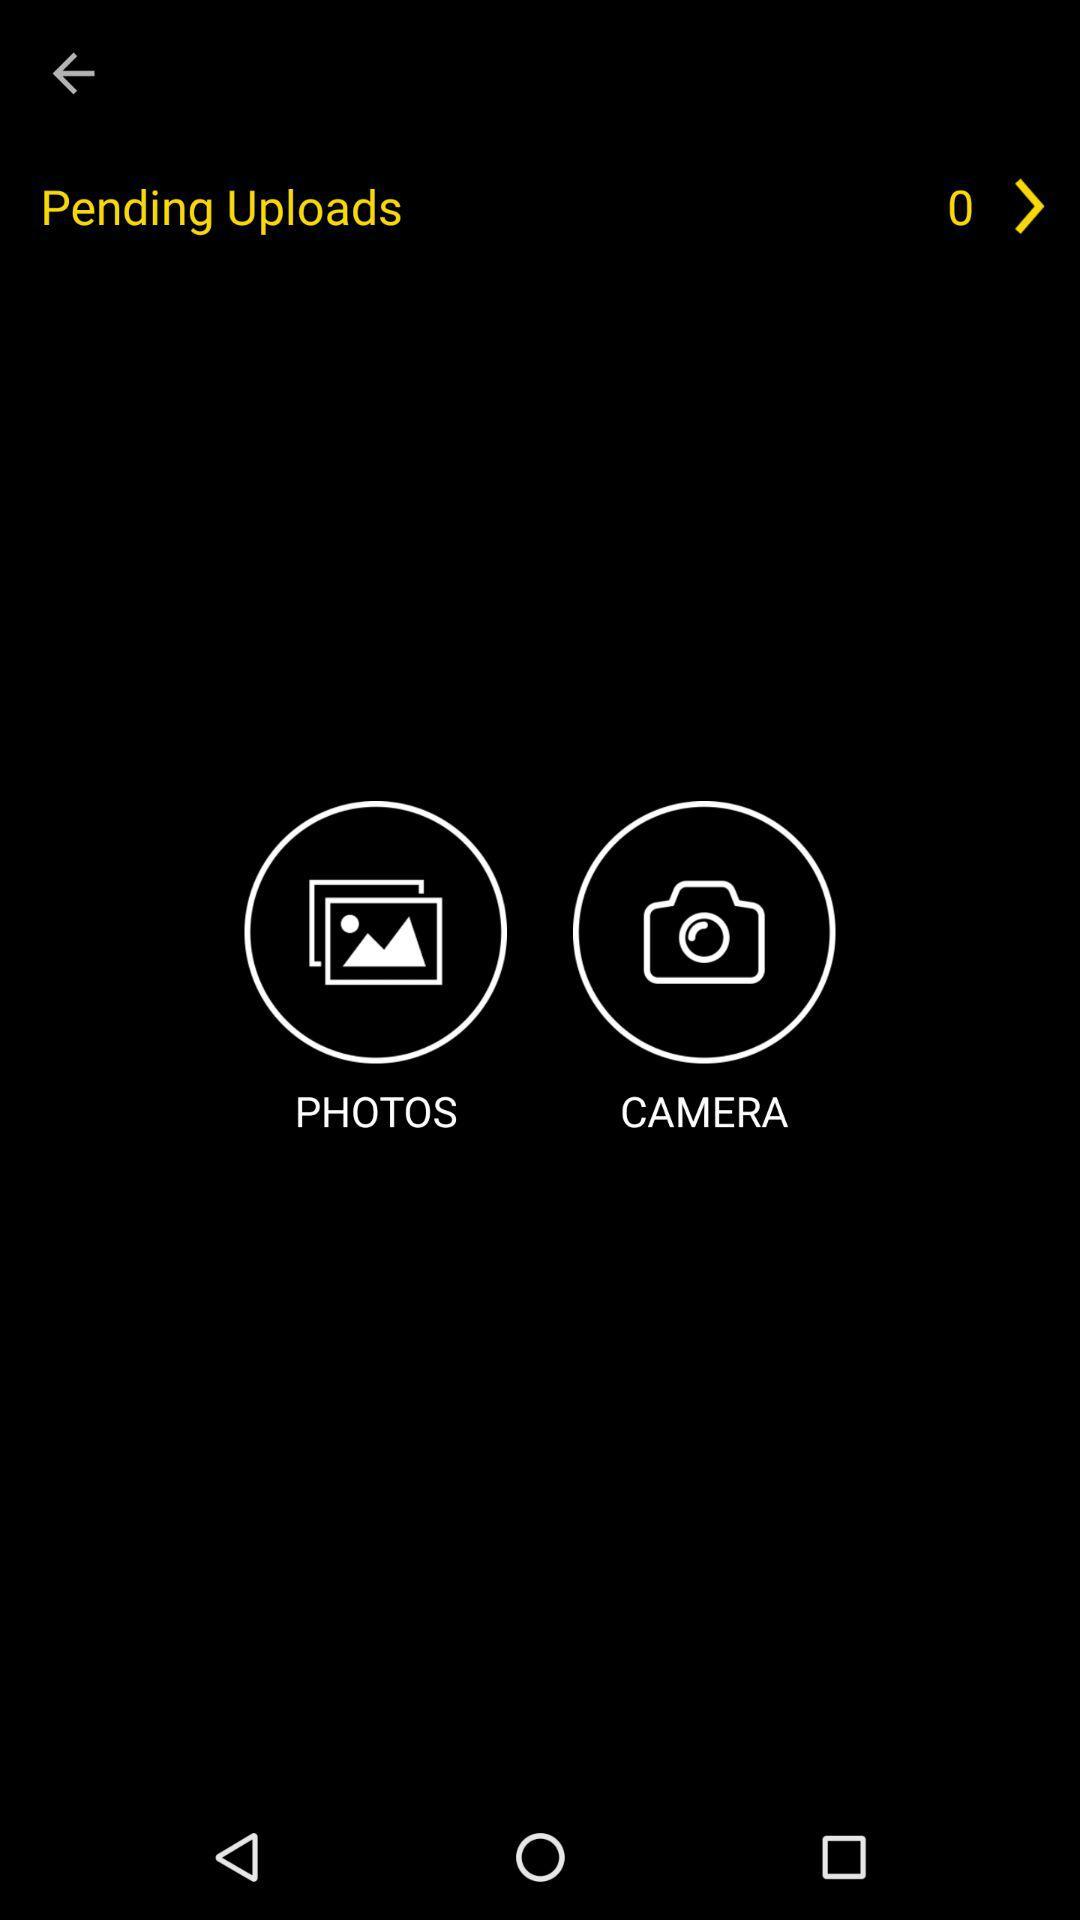  I want to click on 0 icon, so click(959, 206).